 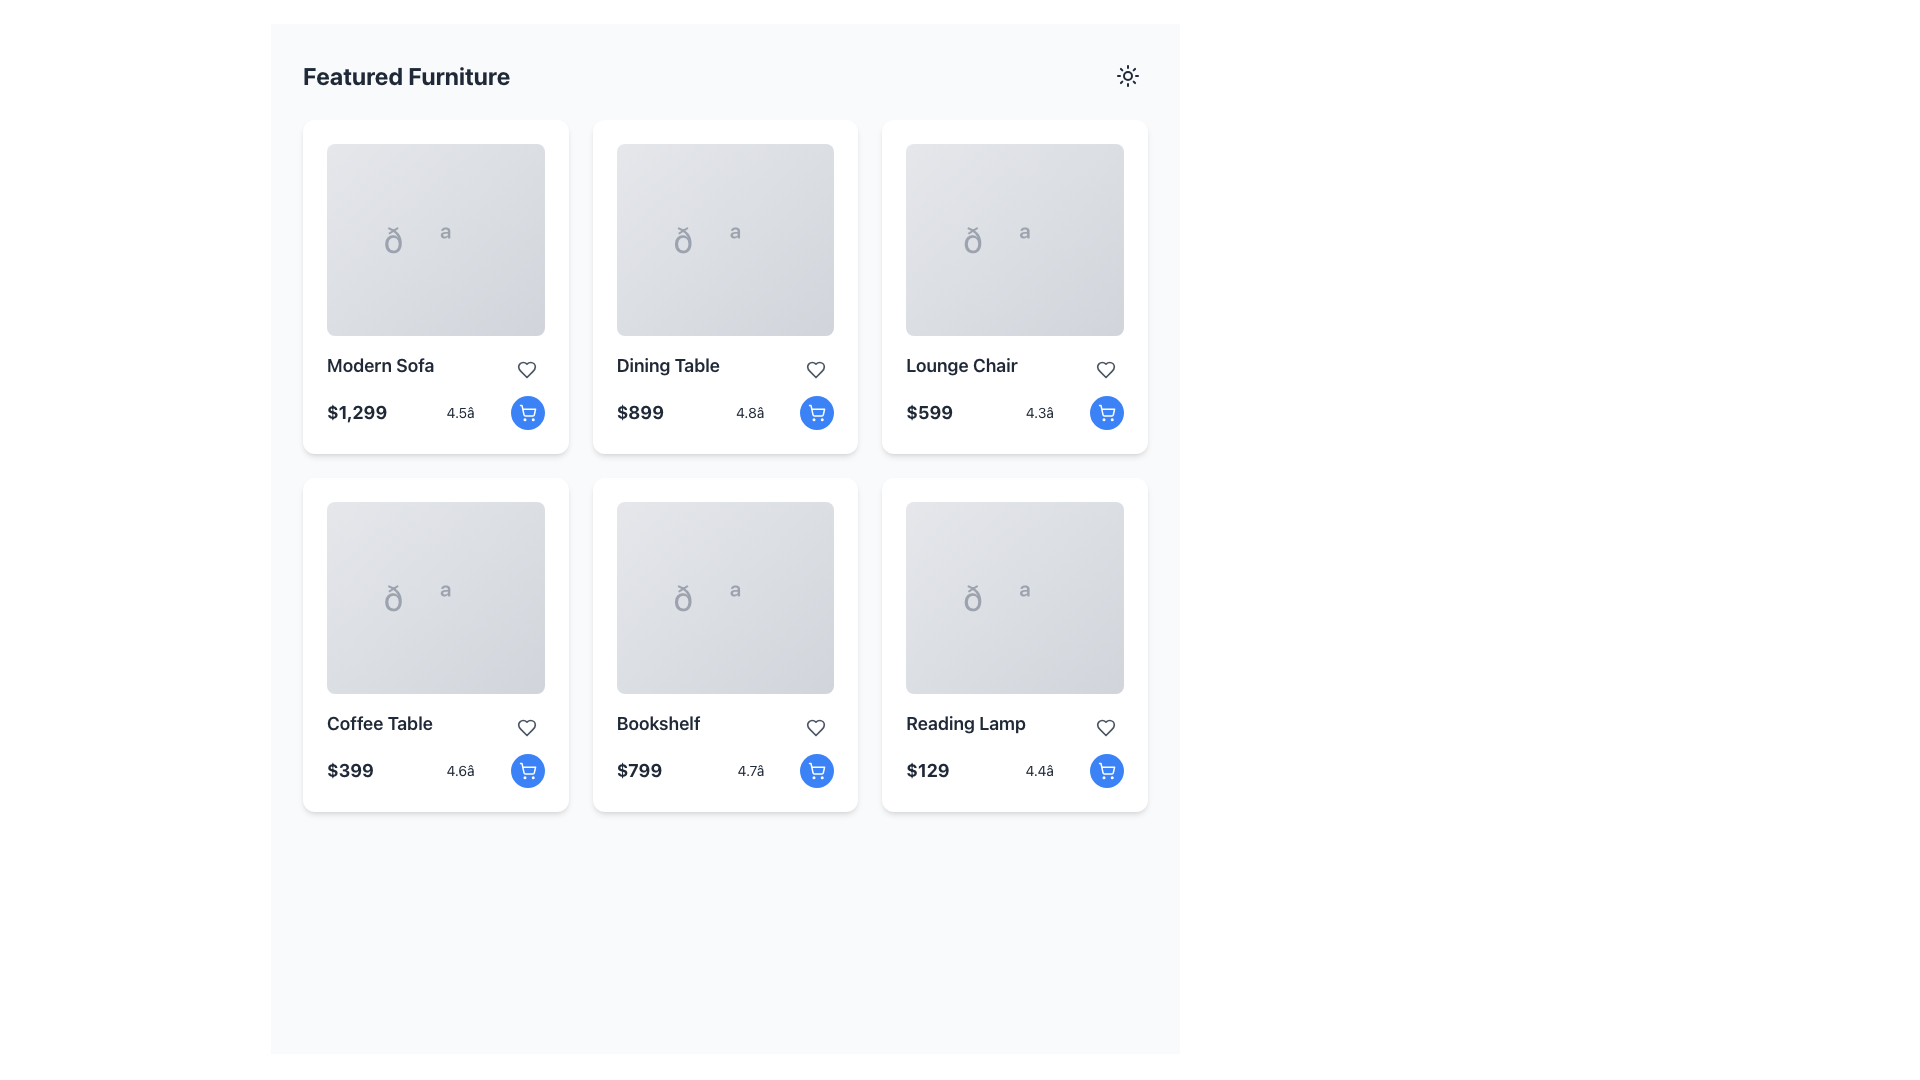 I want to click on the heart icon, so click(x=1104, y=728).